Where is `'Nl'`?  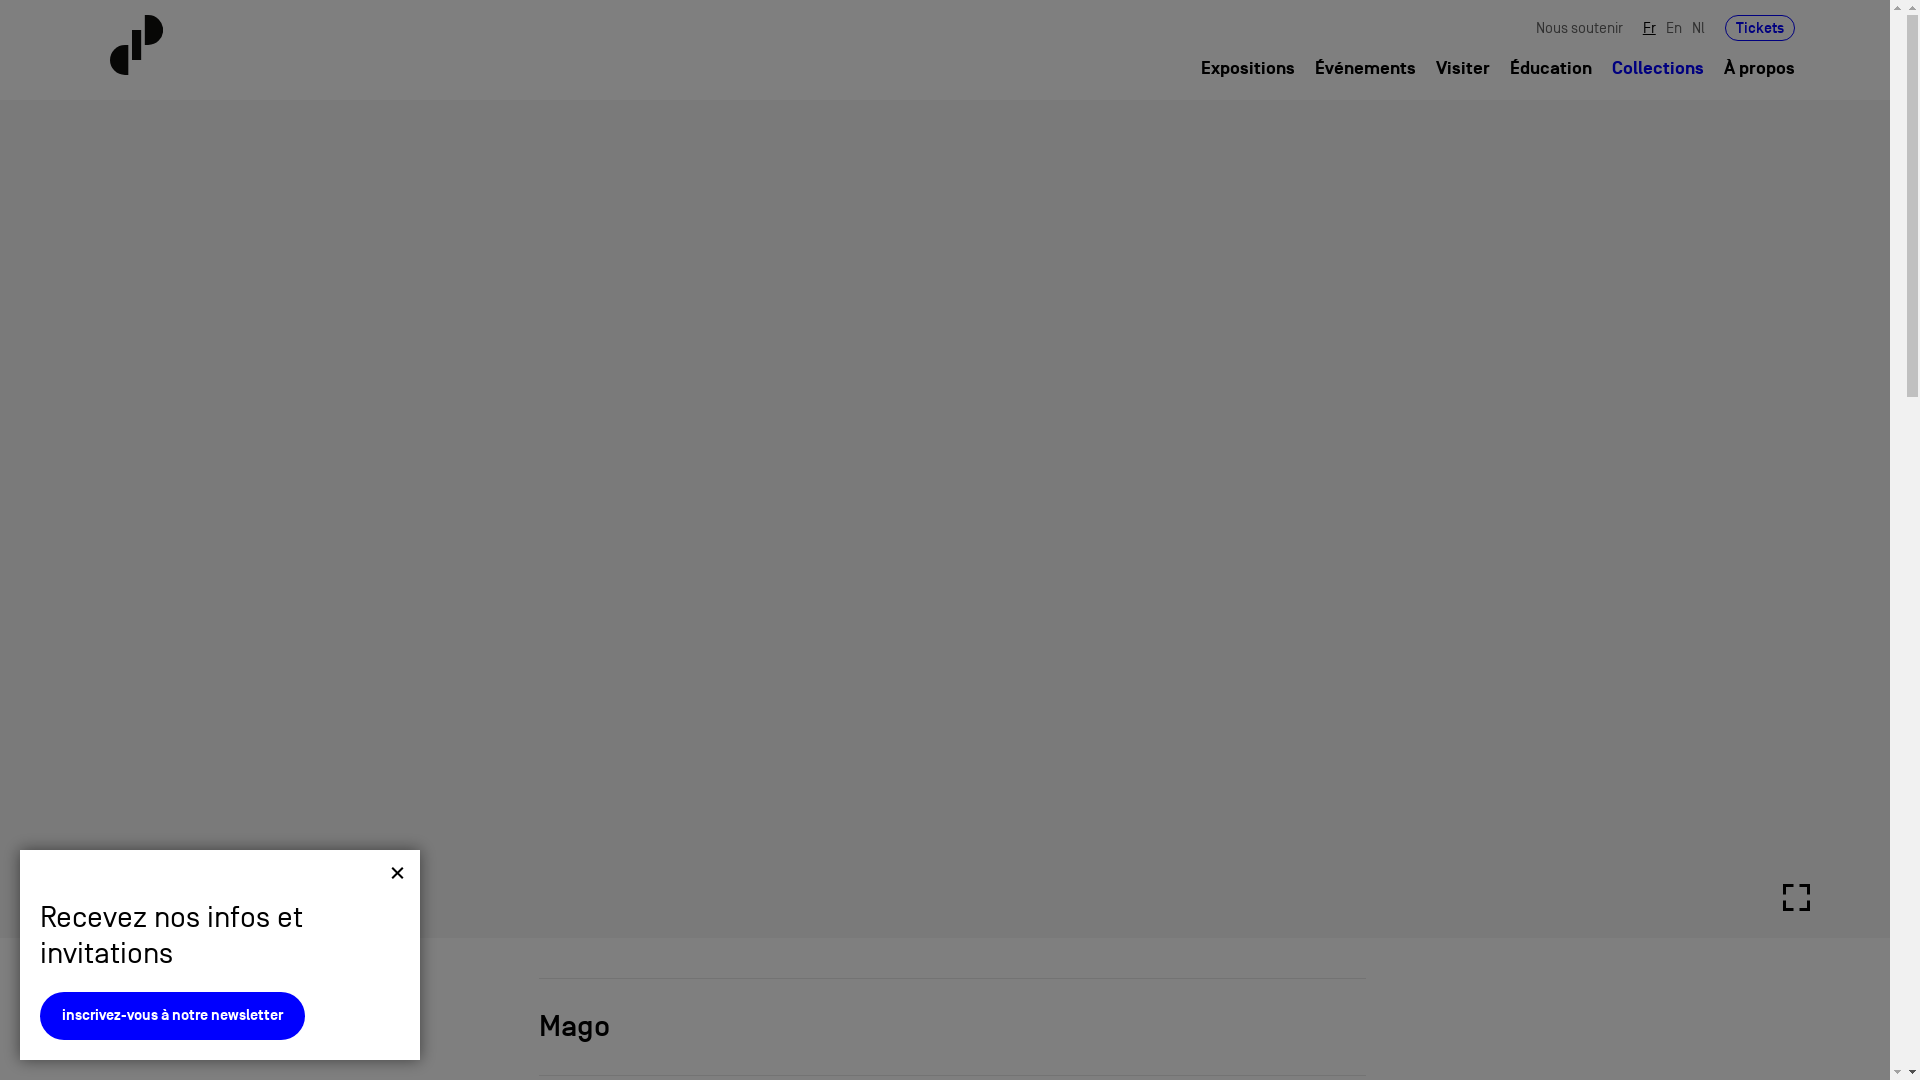
'Nl' is located at coordinates (1697, 27).